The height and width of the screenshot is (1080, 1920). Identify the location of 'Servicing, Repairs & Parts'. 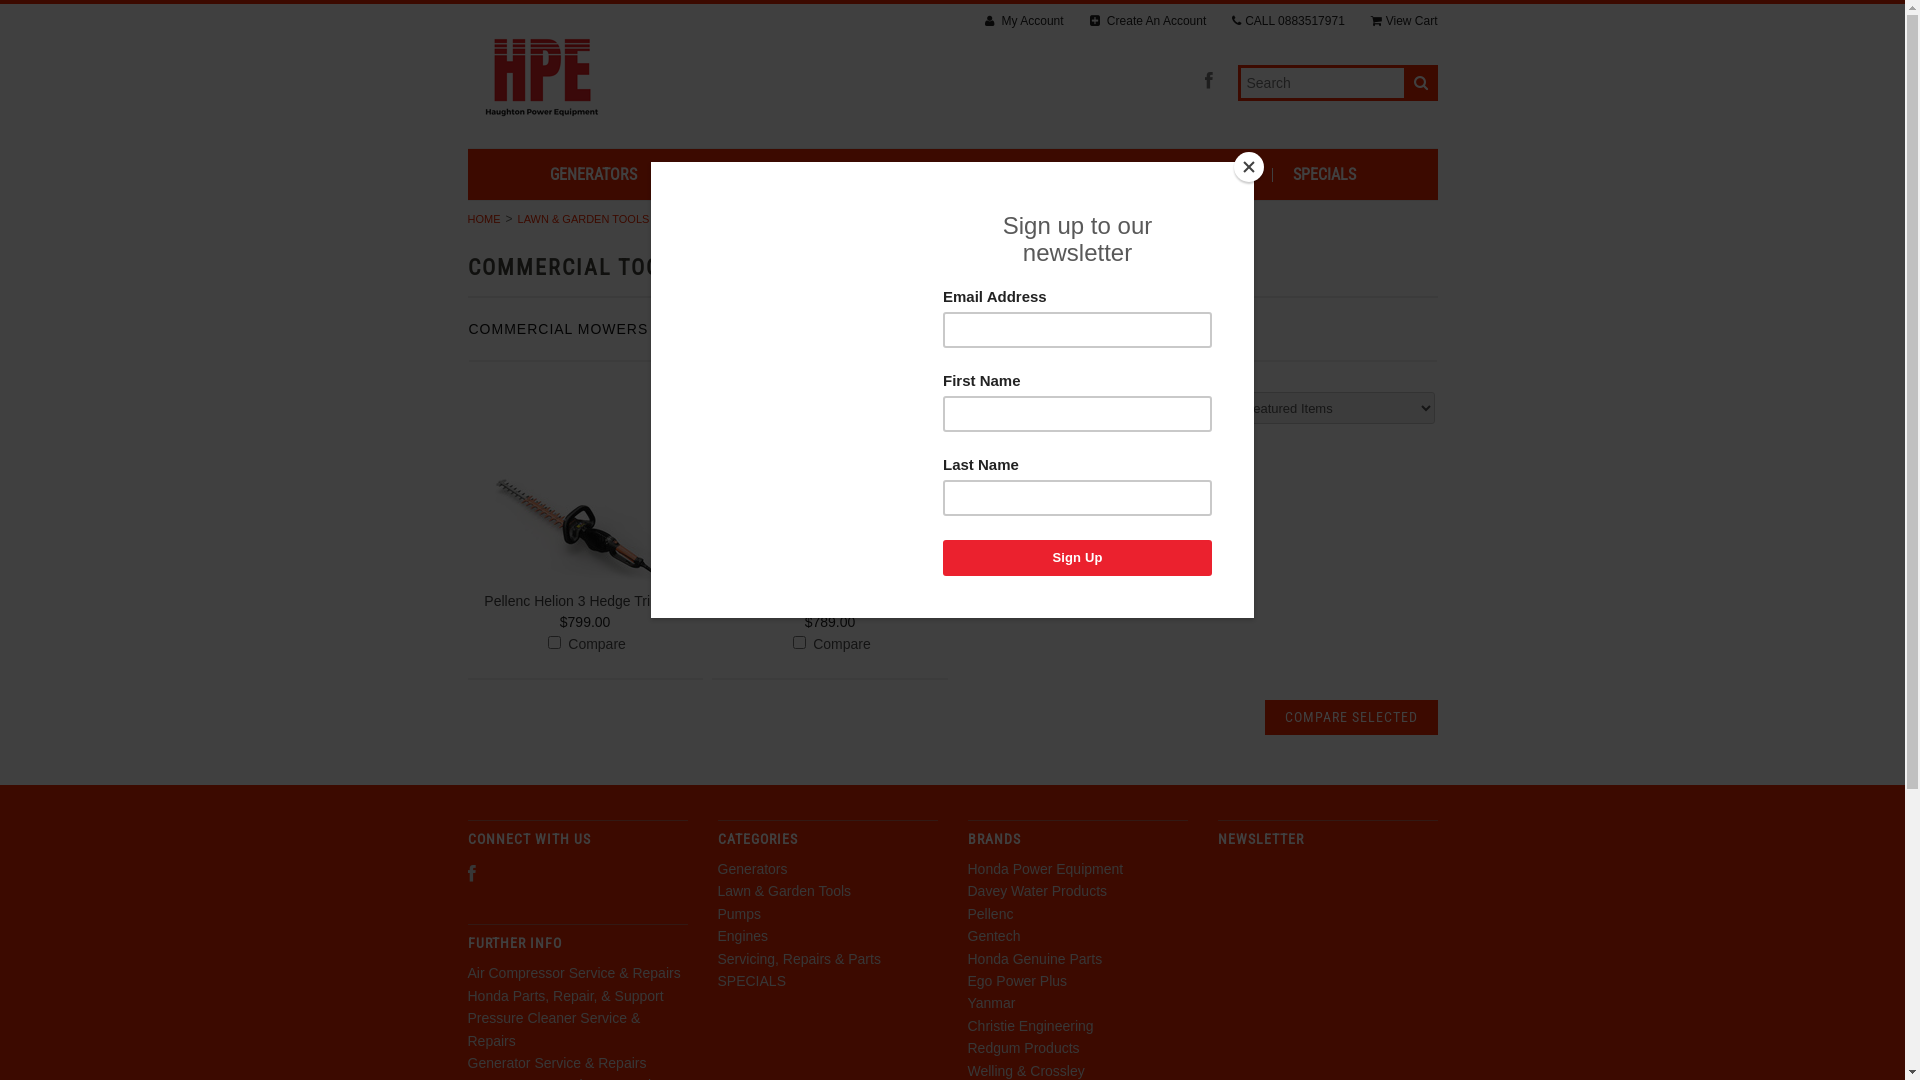
(798, 958).